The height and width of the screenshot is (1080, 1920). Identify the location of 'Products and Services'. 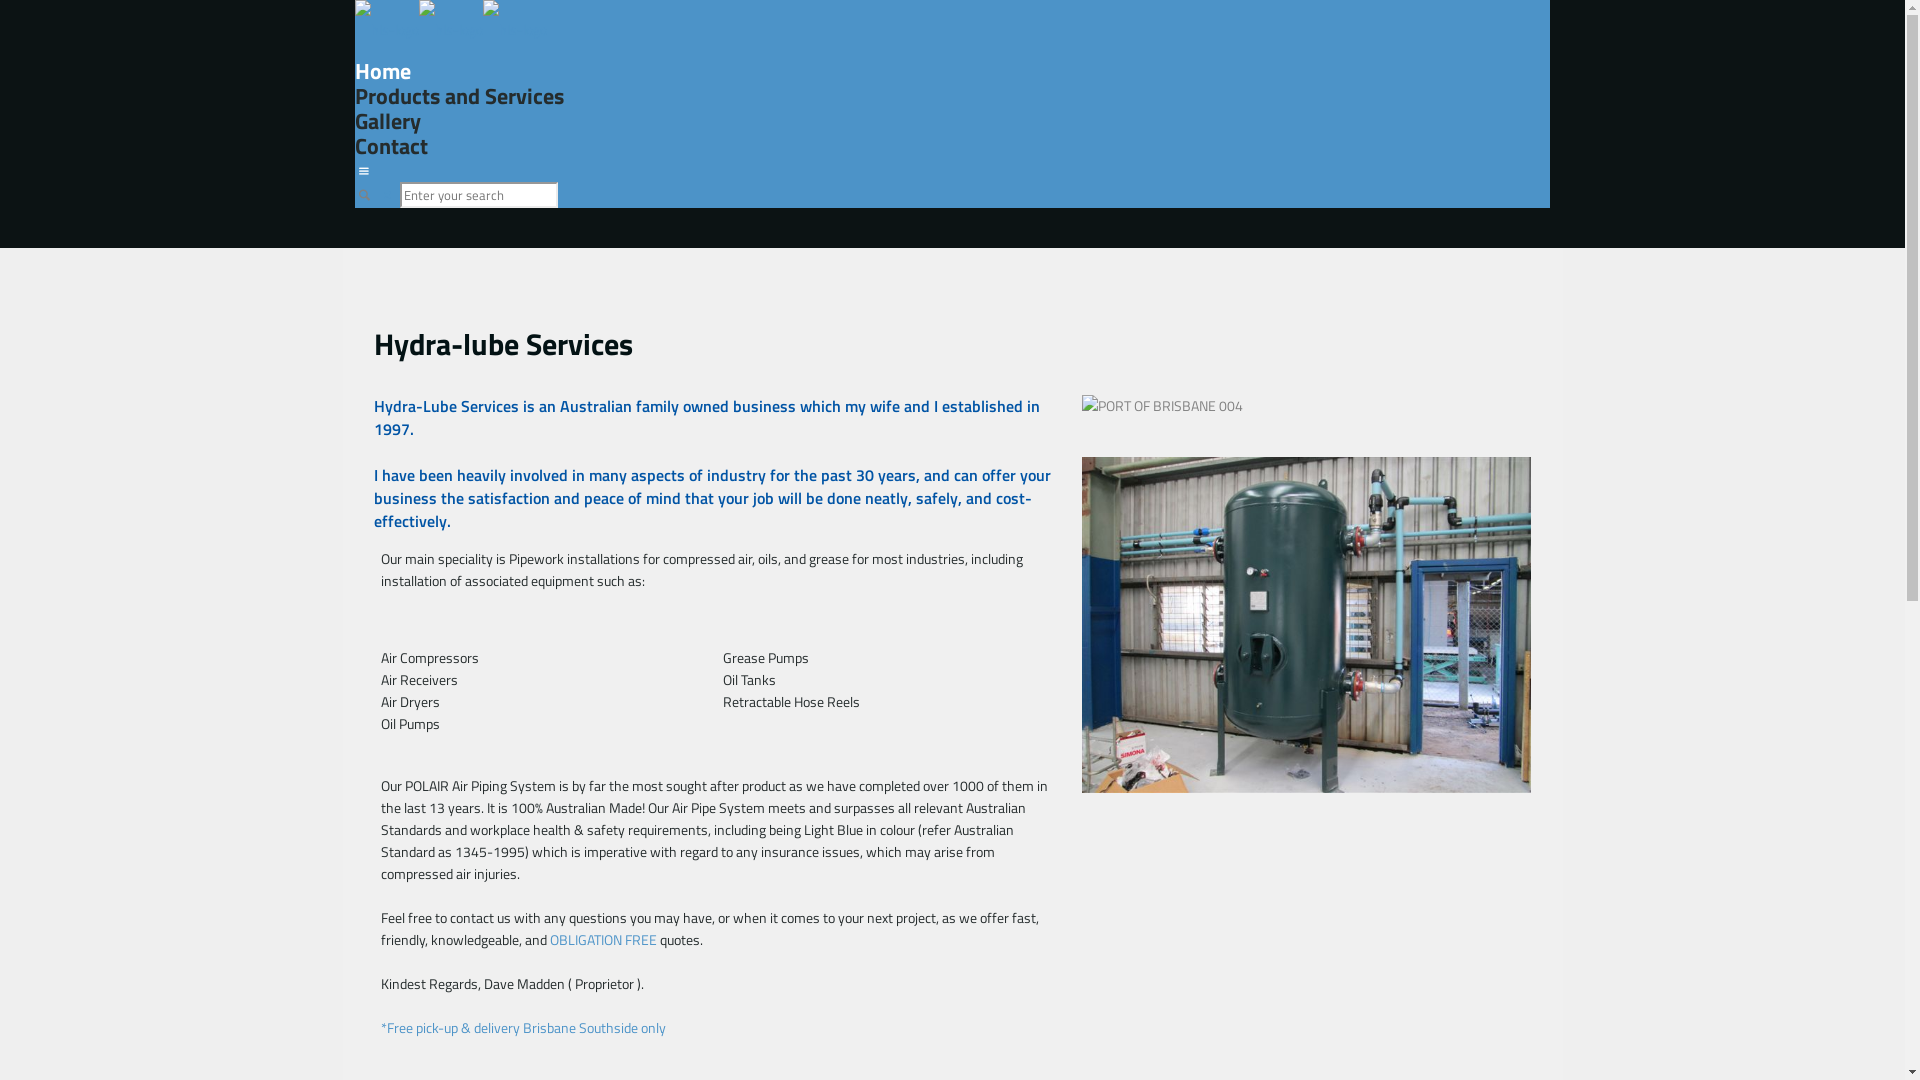
(355, 96).